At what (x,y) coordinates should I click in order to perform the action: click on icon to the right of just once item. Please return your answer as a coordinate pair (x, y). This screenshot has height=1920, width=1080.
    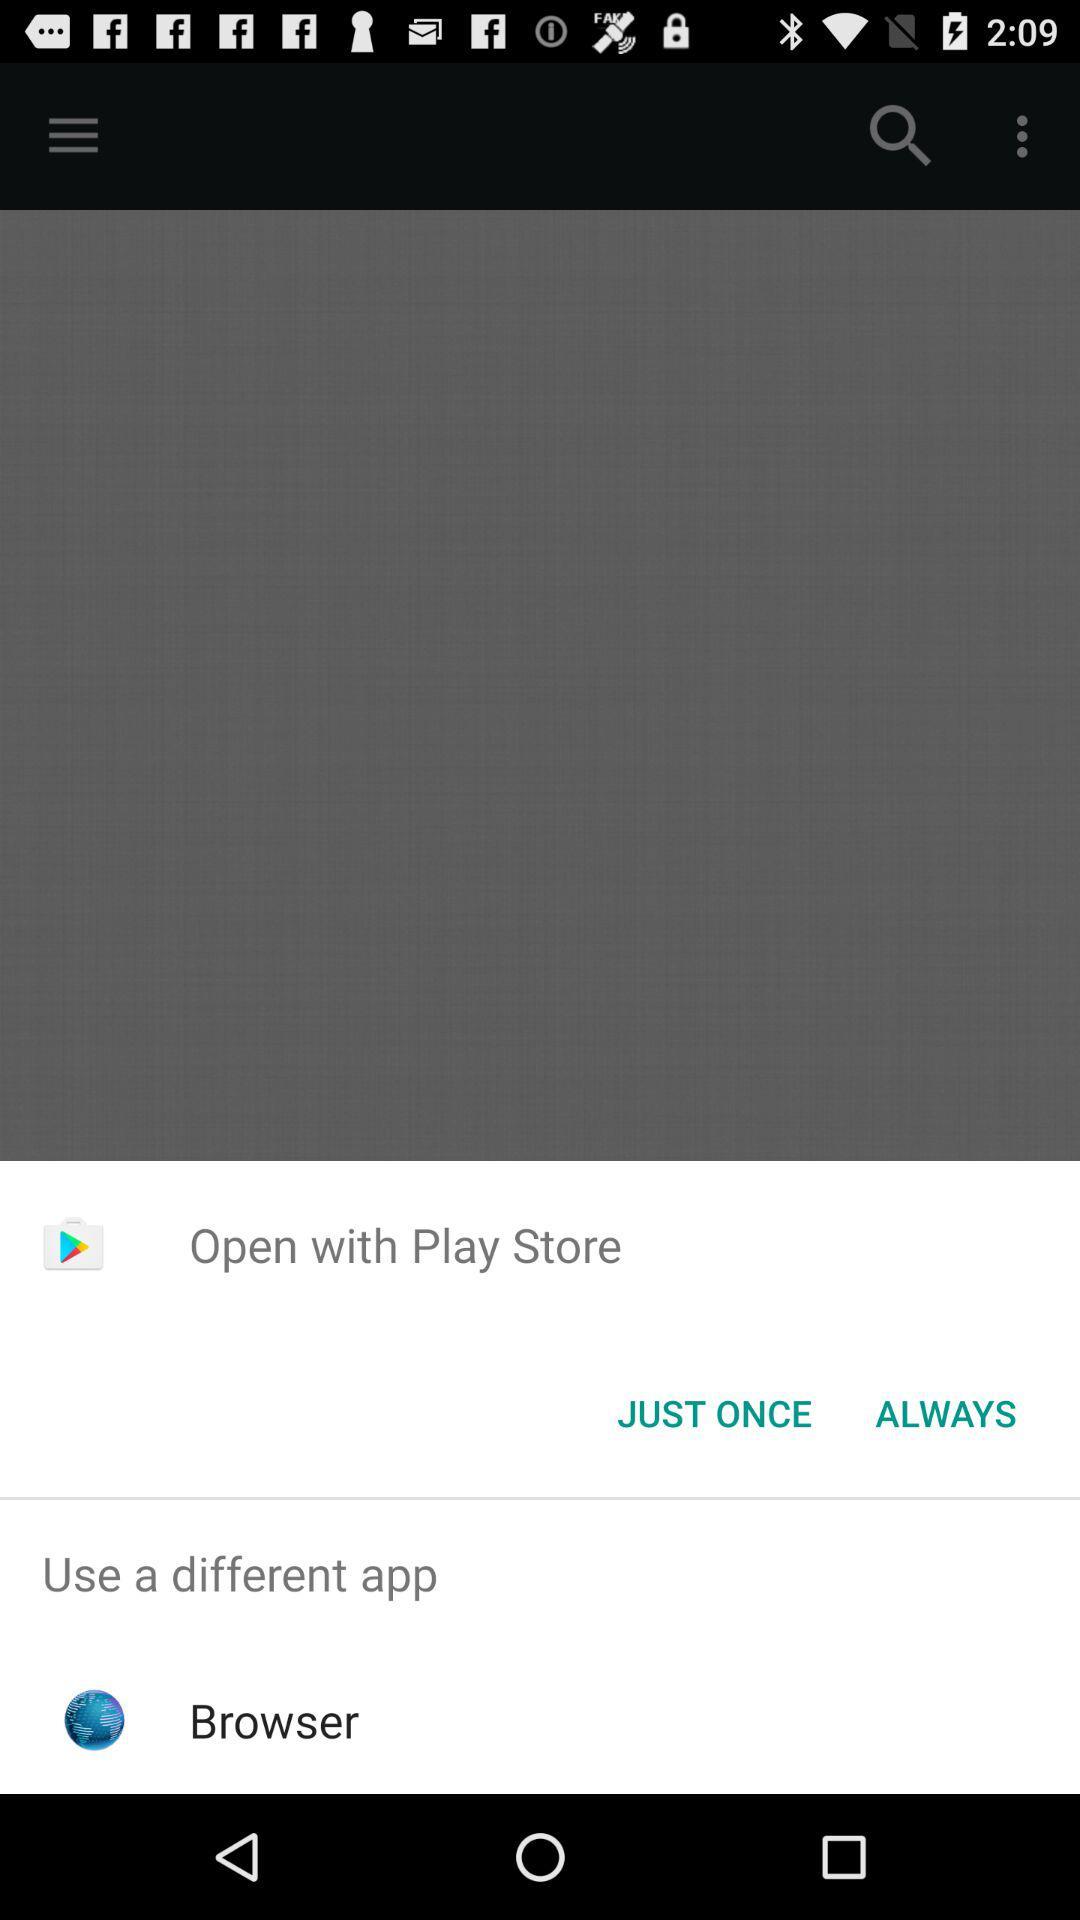
    Looking at the image, I should click on (945, 1411).